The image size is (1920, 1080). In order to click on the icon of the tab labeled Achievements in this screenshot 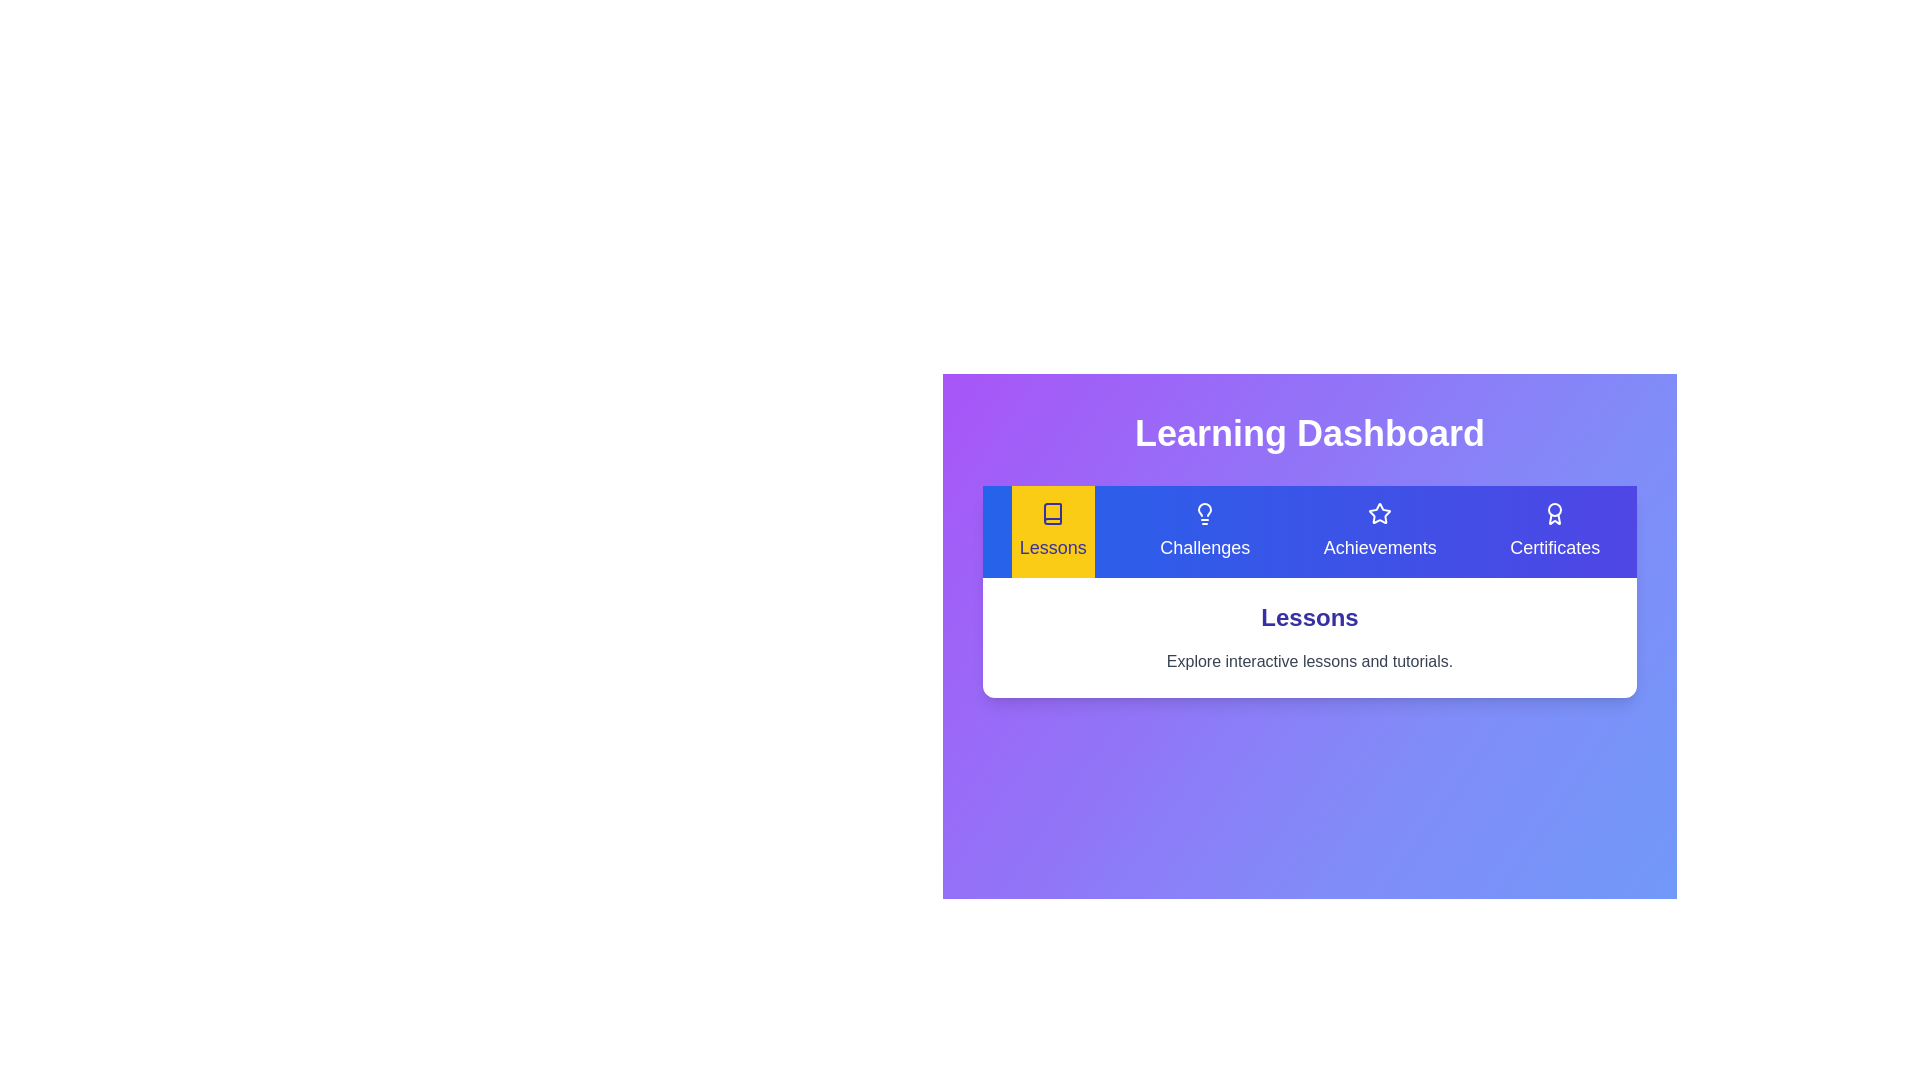, I will do `click(1379, 512)`.